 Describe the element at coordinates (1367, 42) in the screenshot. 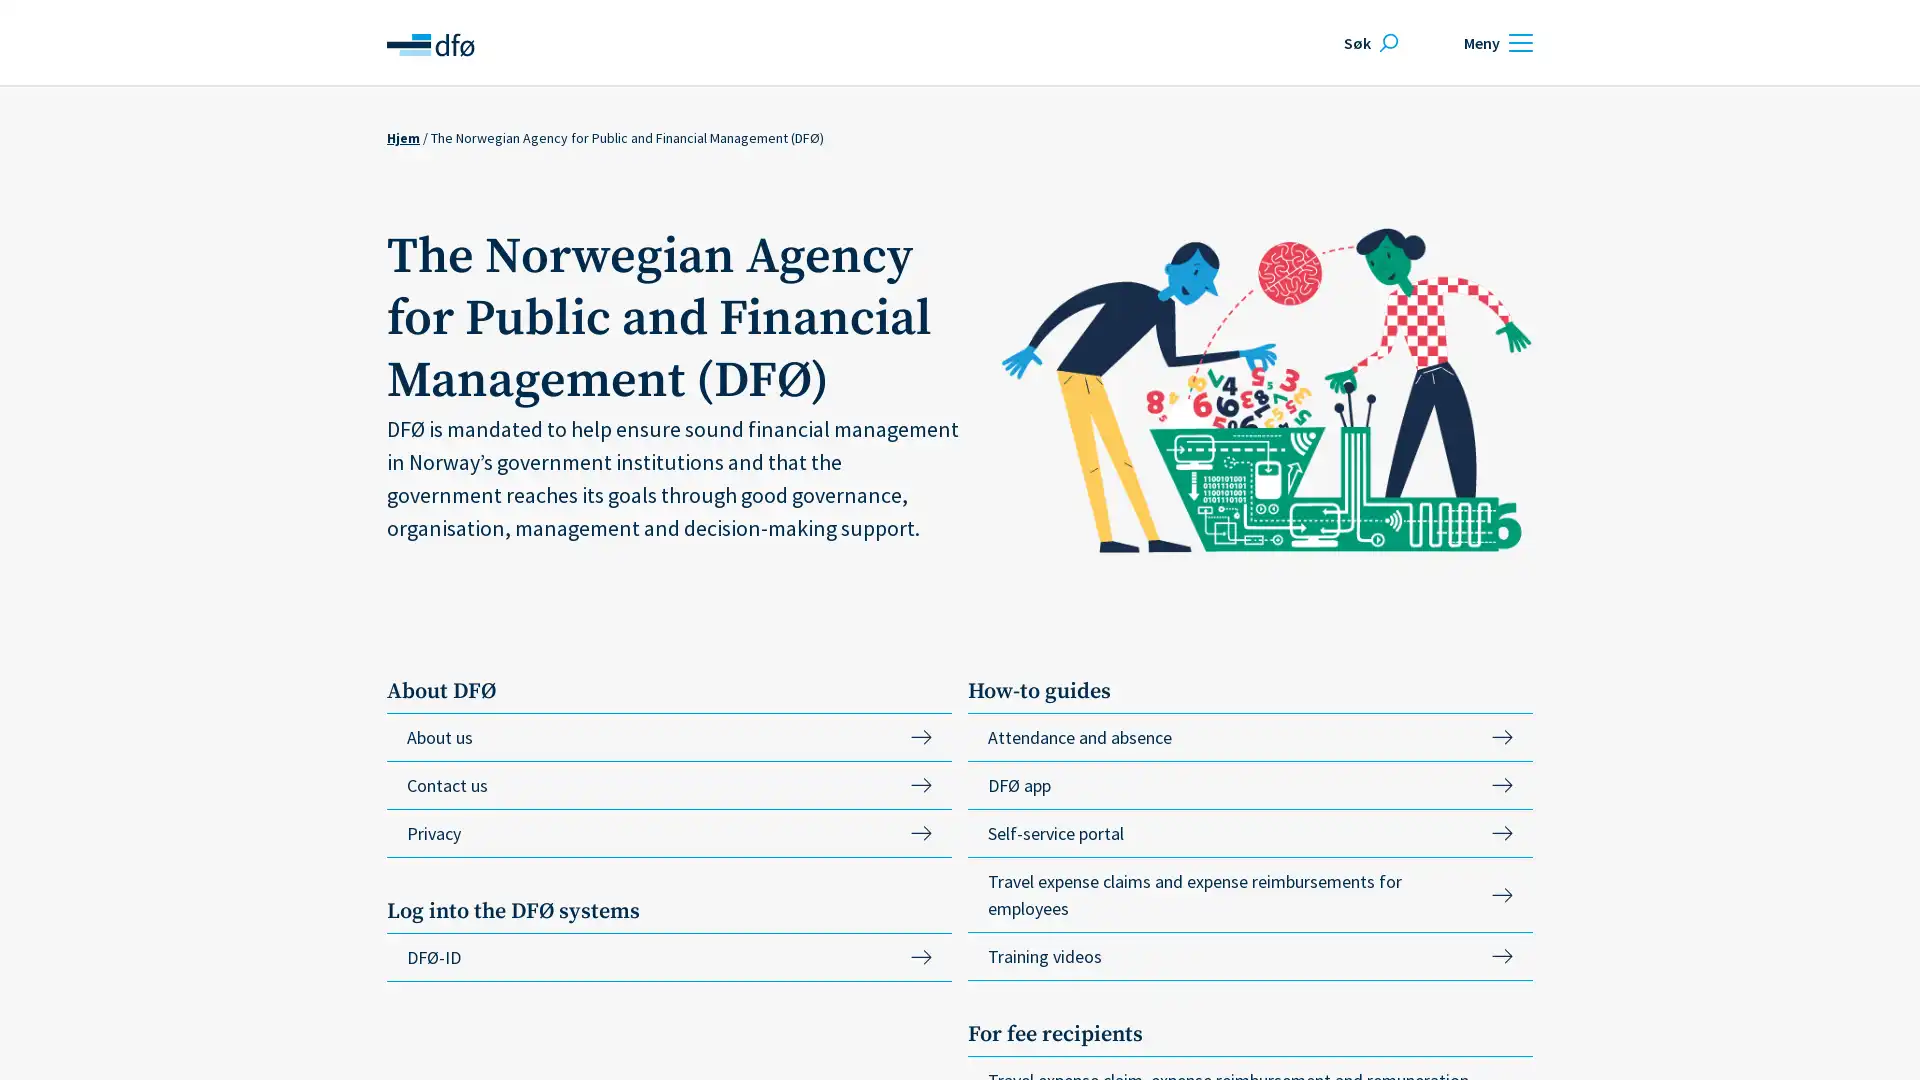

I see `Sk` at that location.